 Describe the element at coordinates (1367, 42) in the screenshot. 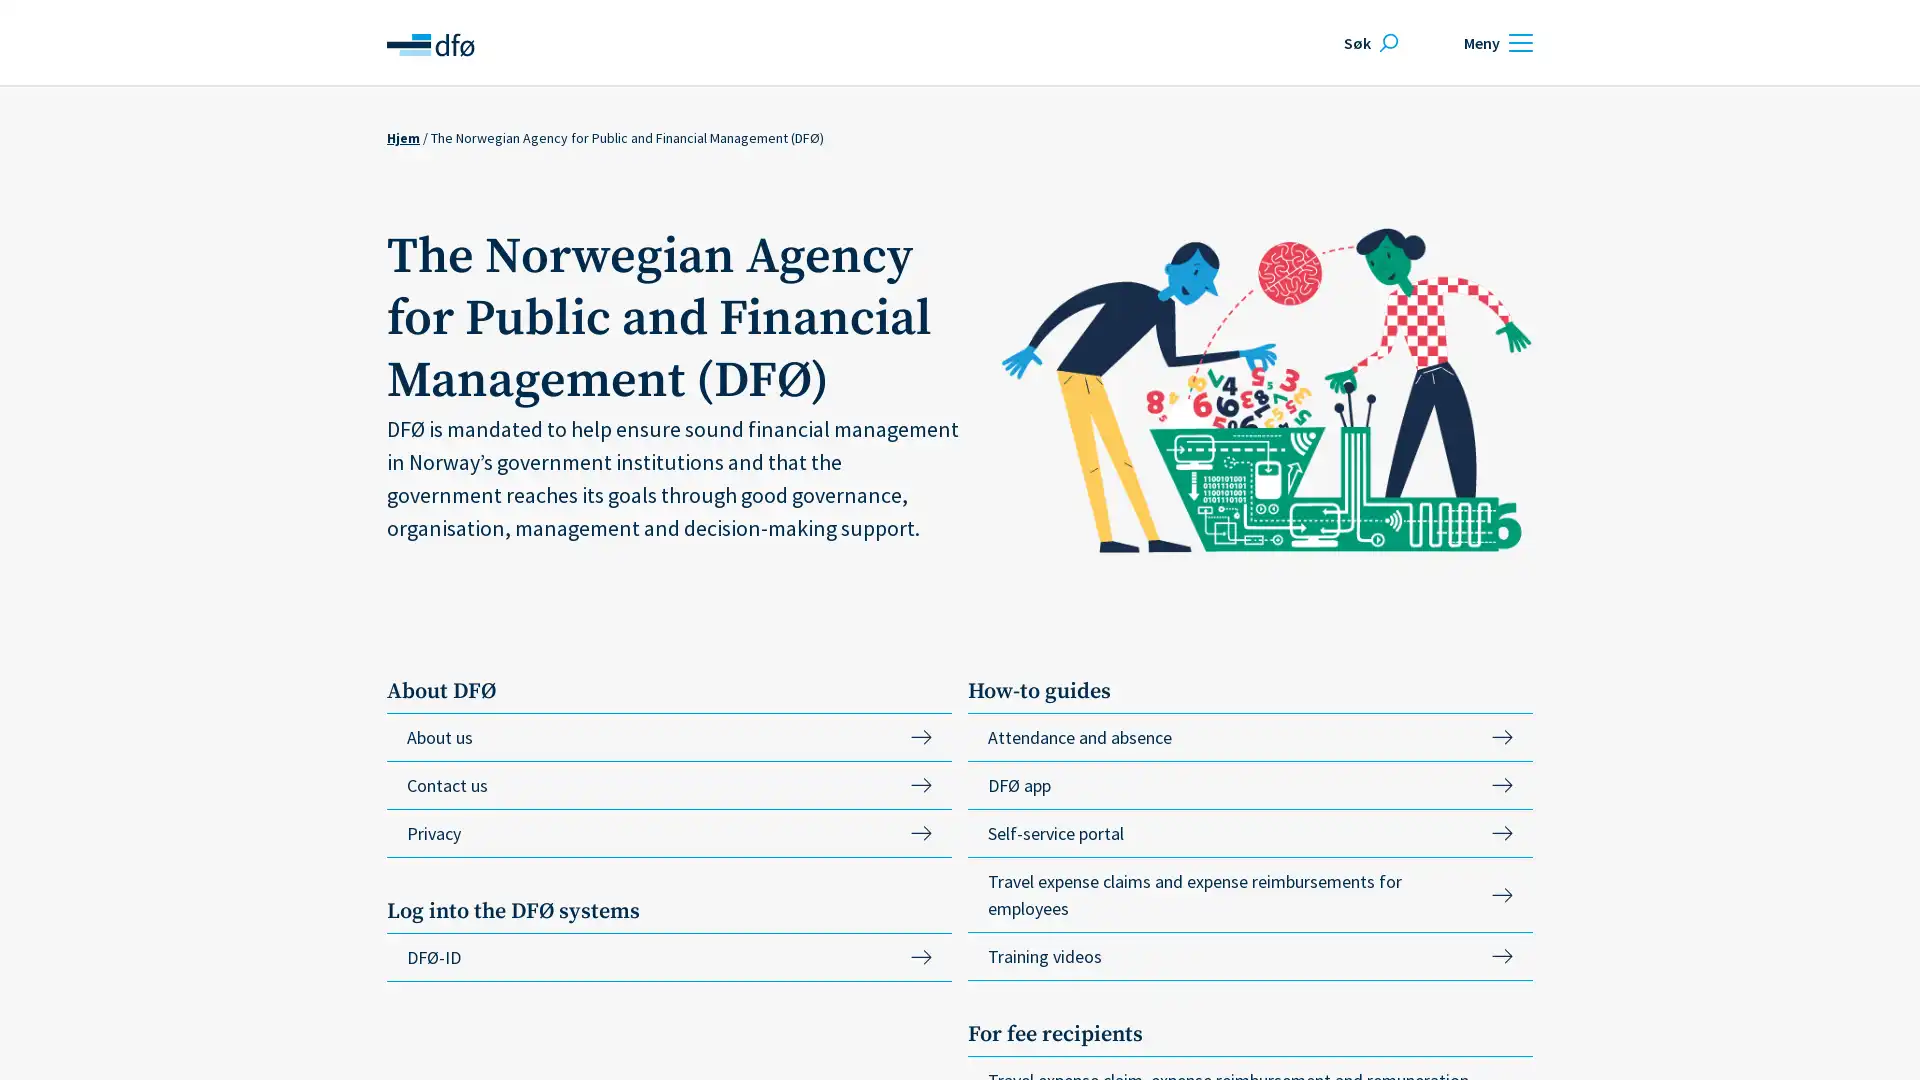

I see `Sk` at that location.